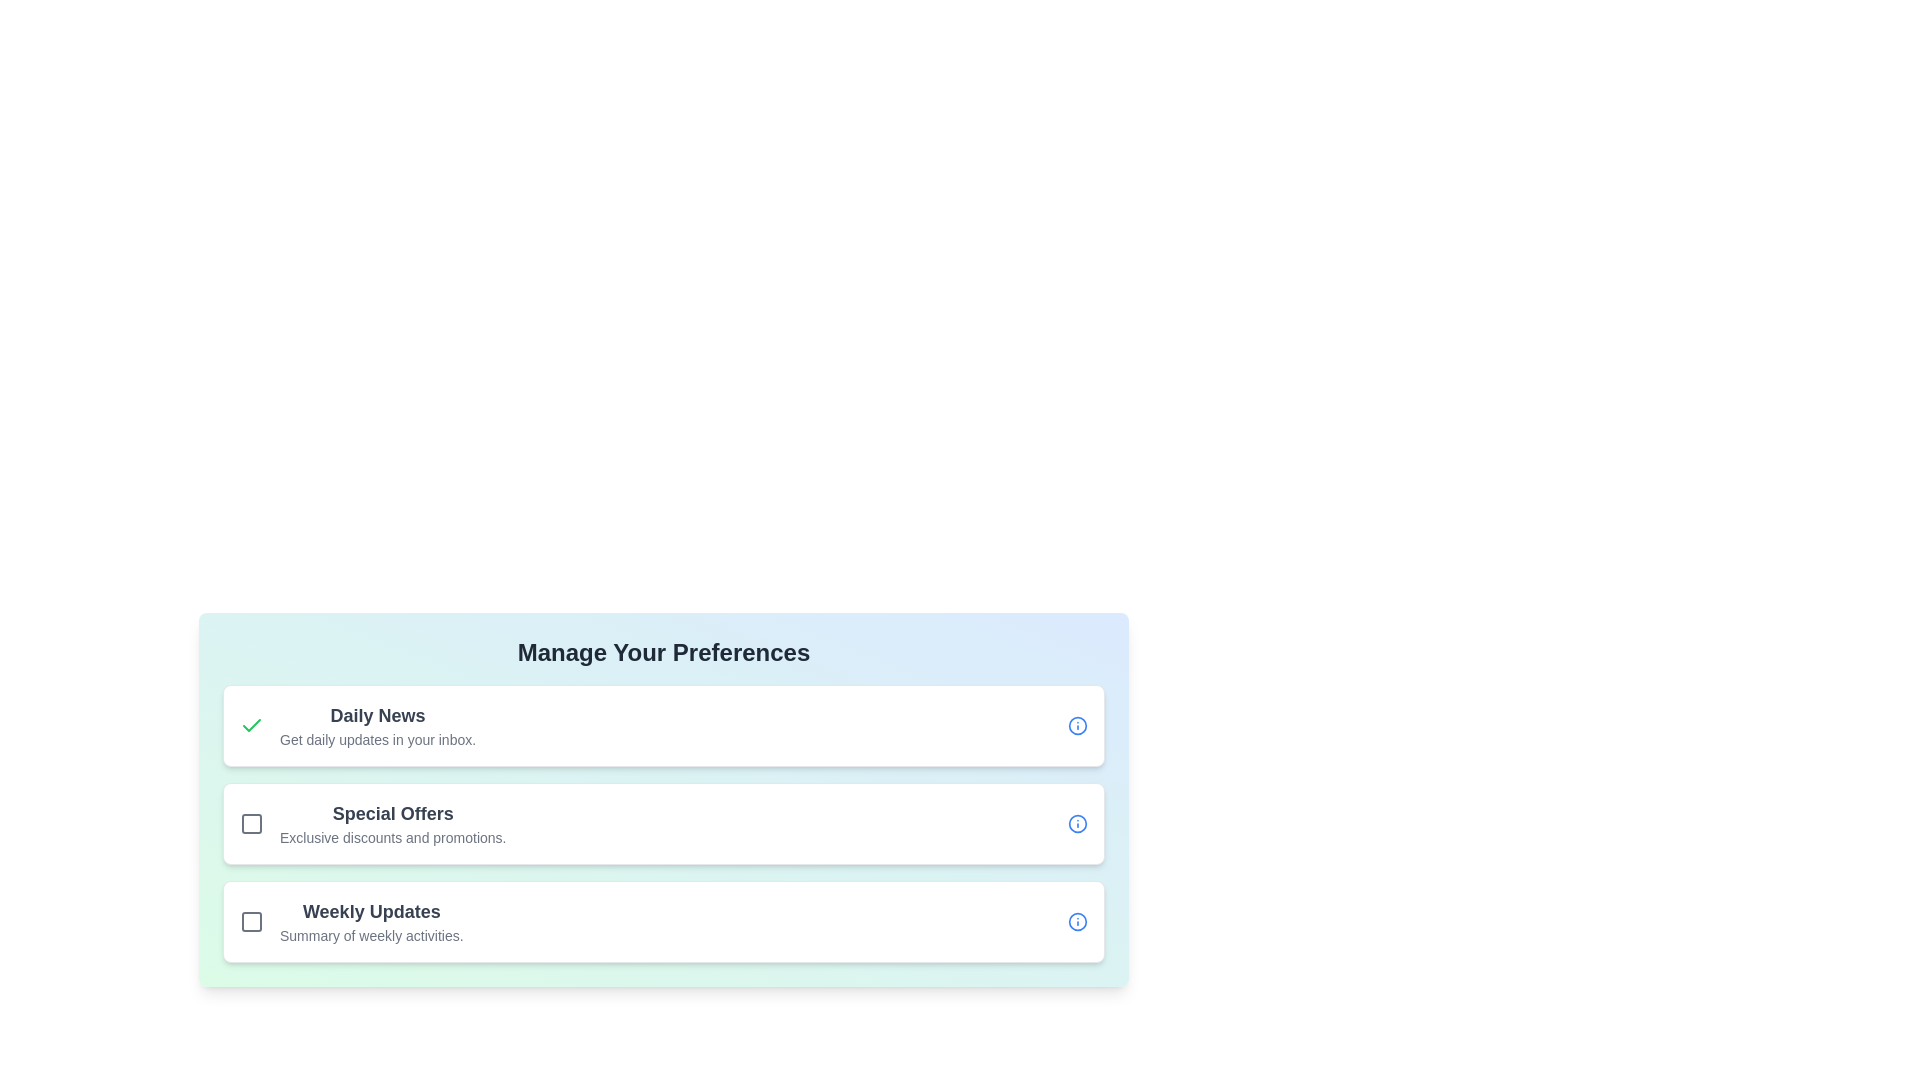 Image resolution: width=1920 pixels, height=1080 pixels. I want to click on the circular graphical element with a blue outline located in the 'Special Offers' section near the top-right corner, so click(1077, 725).